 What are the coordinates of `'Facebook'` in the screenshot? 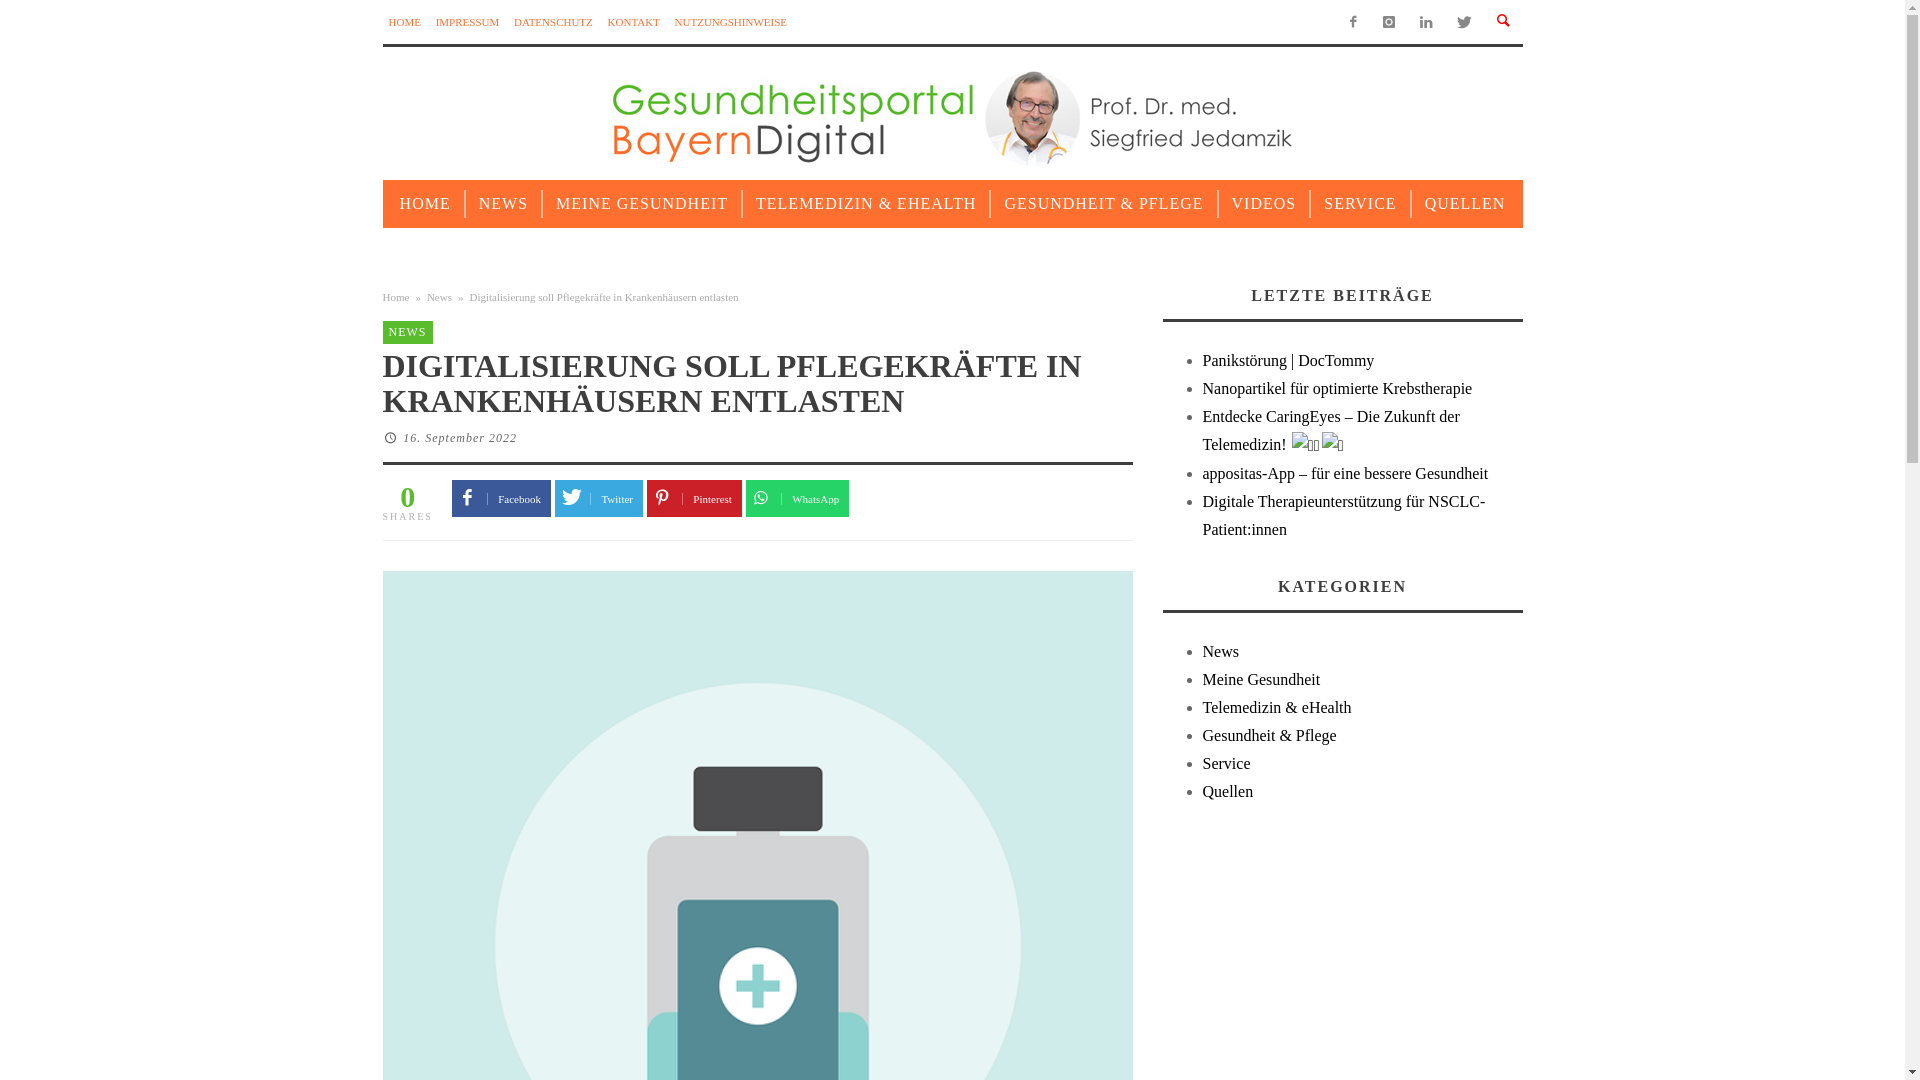 It's located at (501, 497).